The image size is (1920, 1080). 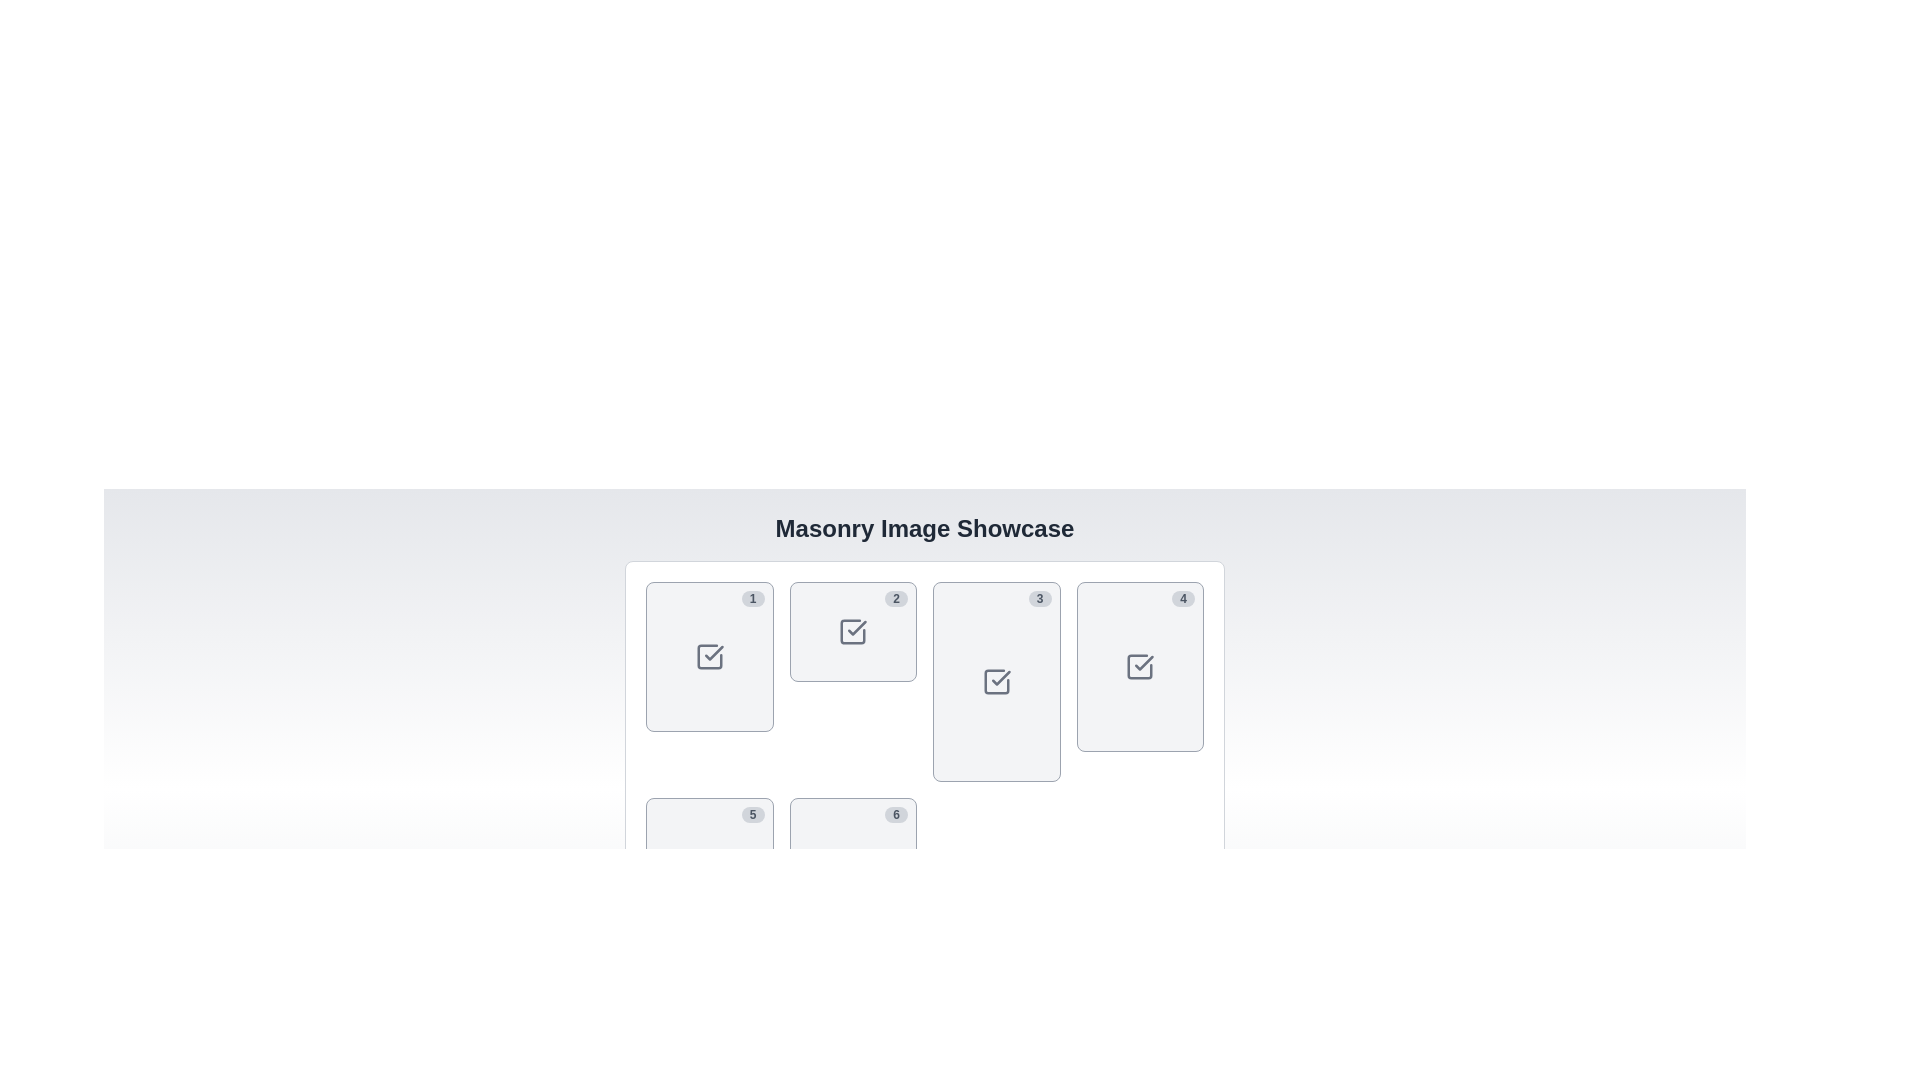 What do you see at coordinates (709, 656) in the screenshot?
I see `the first tile in the grid layout` at bounding box center [709, 656].